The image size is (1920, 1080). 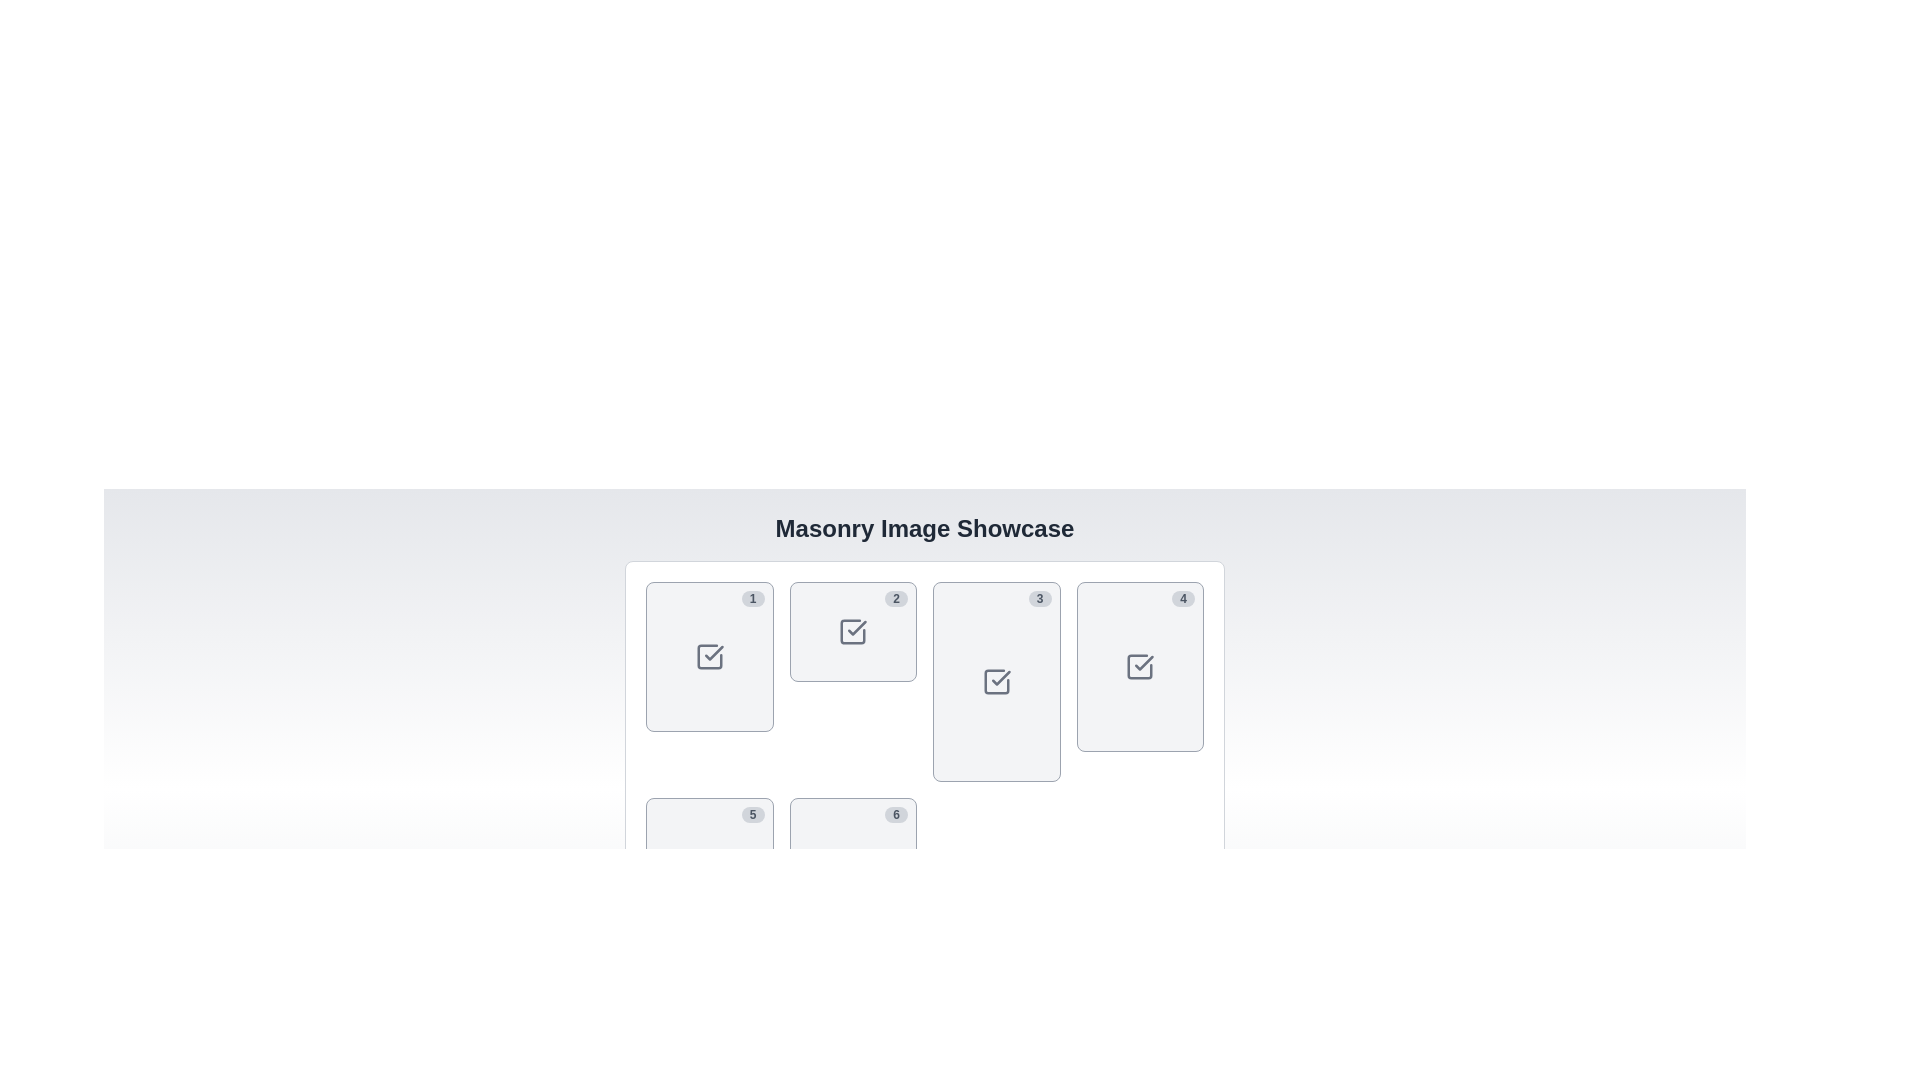 What do you see at coordinates (709, 656) in the screenshot?
I see `the first tile in the grid layout` at bounding box center [709, 656].